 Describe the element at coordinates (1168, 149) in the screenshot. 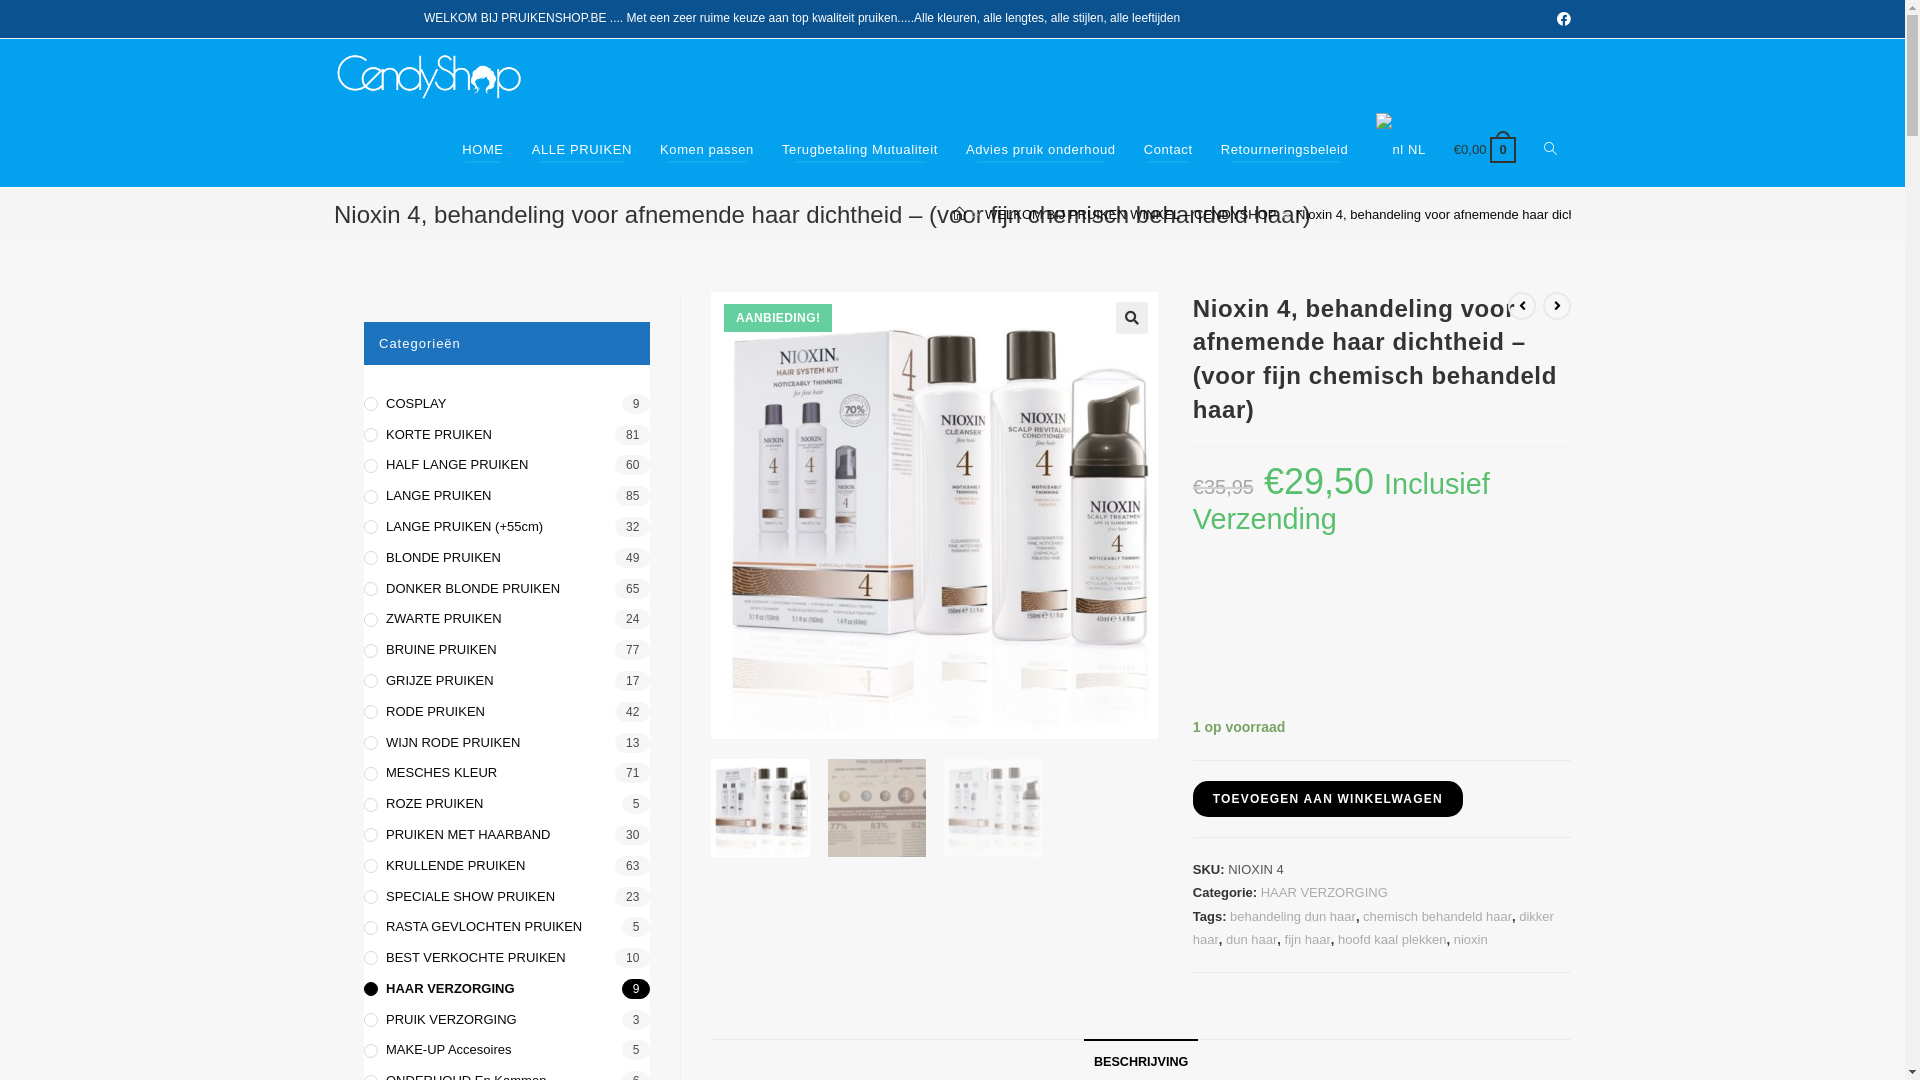

I see `'Contact'` at that location.